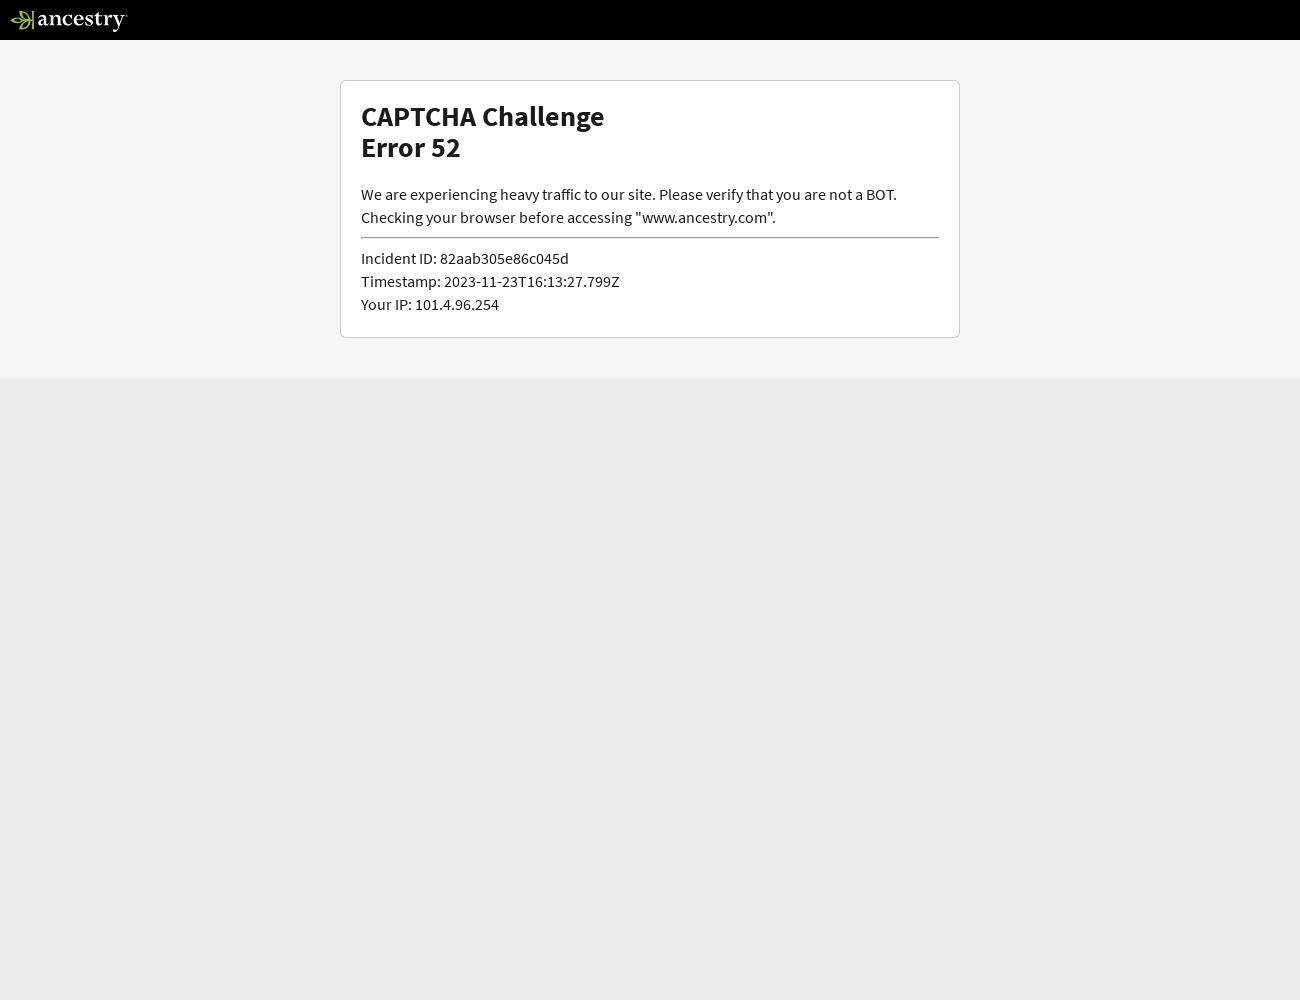 This screenshot has width=1300, height=1000. Describe the element at coordinates (386, 304) in the screenshot. I see `'Your IP:'` at that location.